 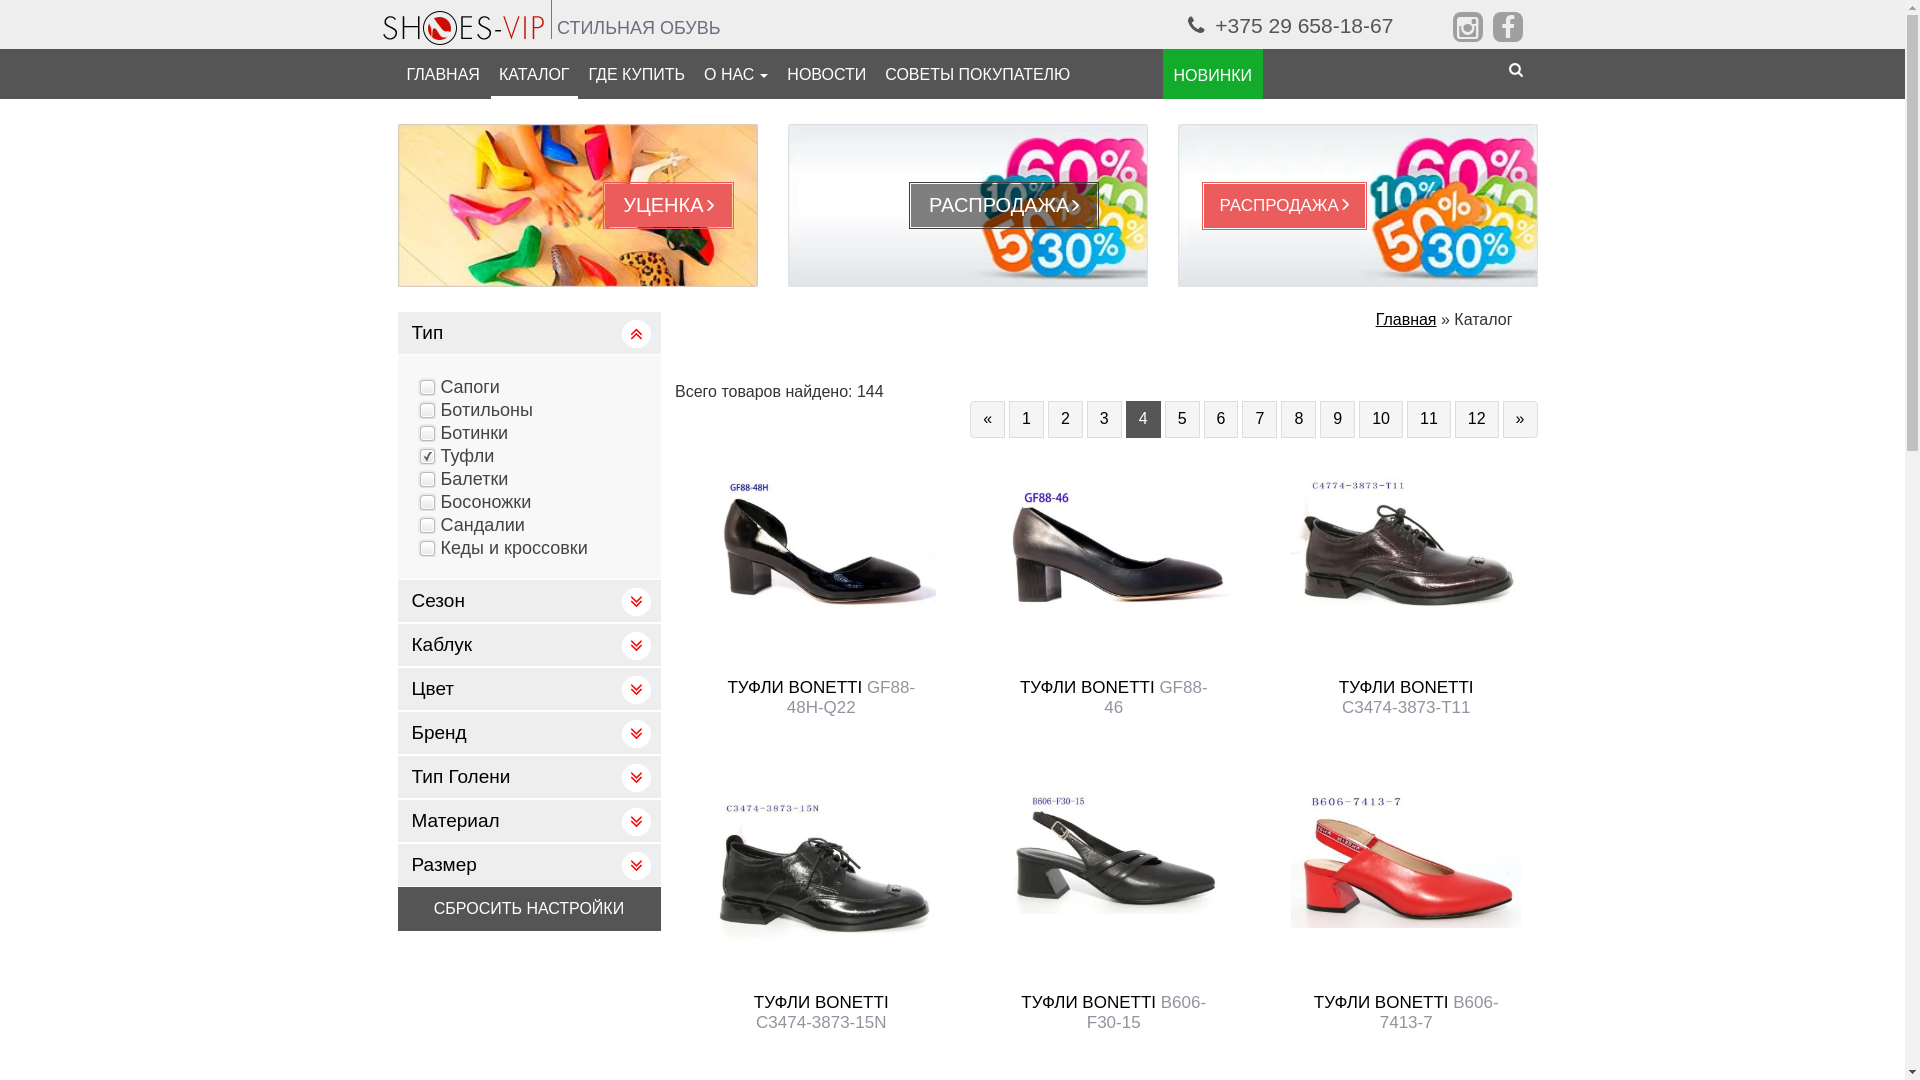 What do you see at coordinates (1103, 418) in the screenshot?
I see `'3'` at bounding box center [1103, 418].